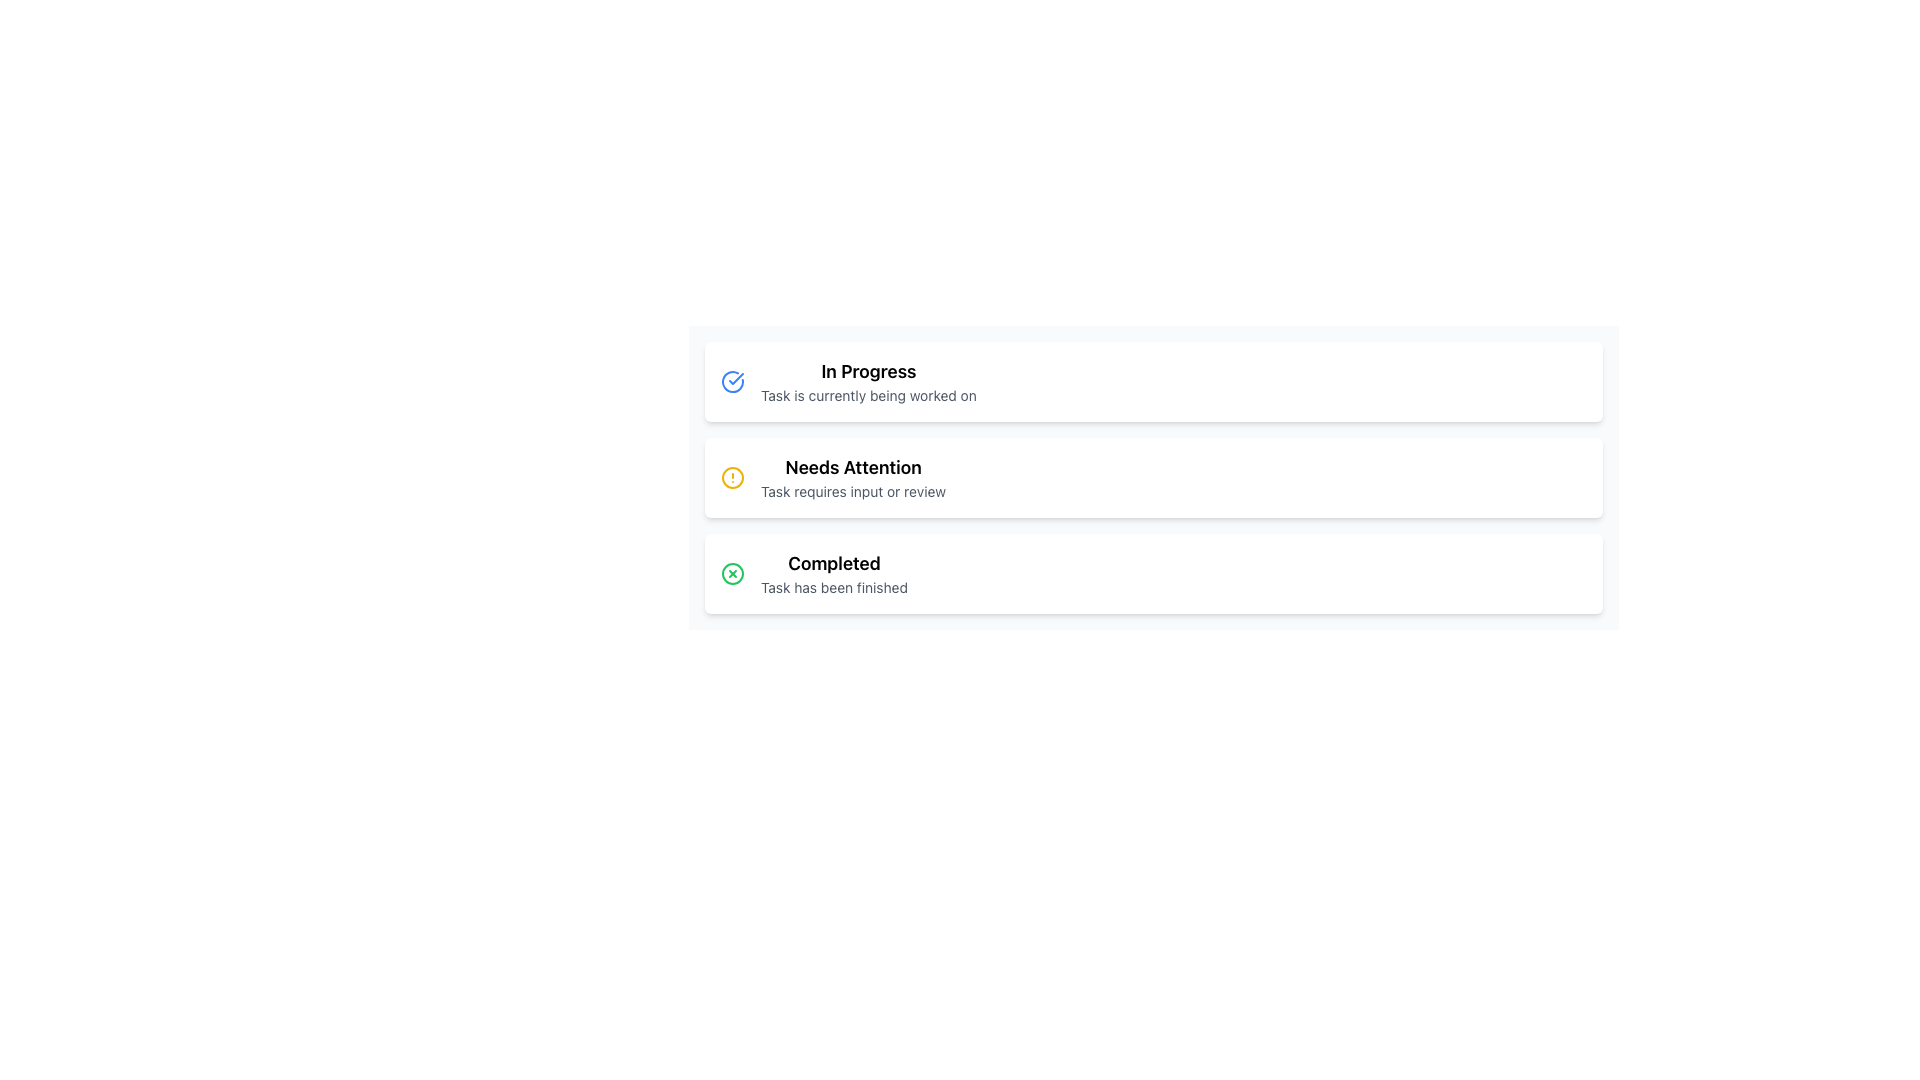  Describe the element at coordinates (834, 586) in the screenshot. I see `the text element that reads 'Task has been finished', which is a secondary description styled in smaller light gray font, situated below the bolded heading 'Completed'` at that location.